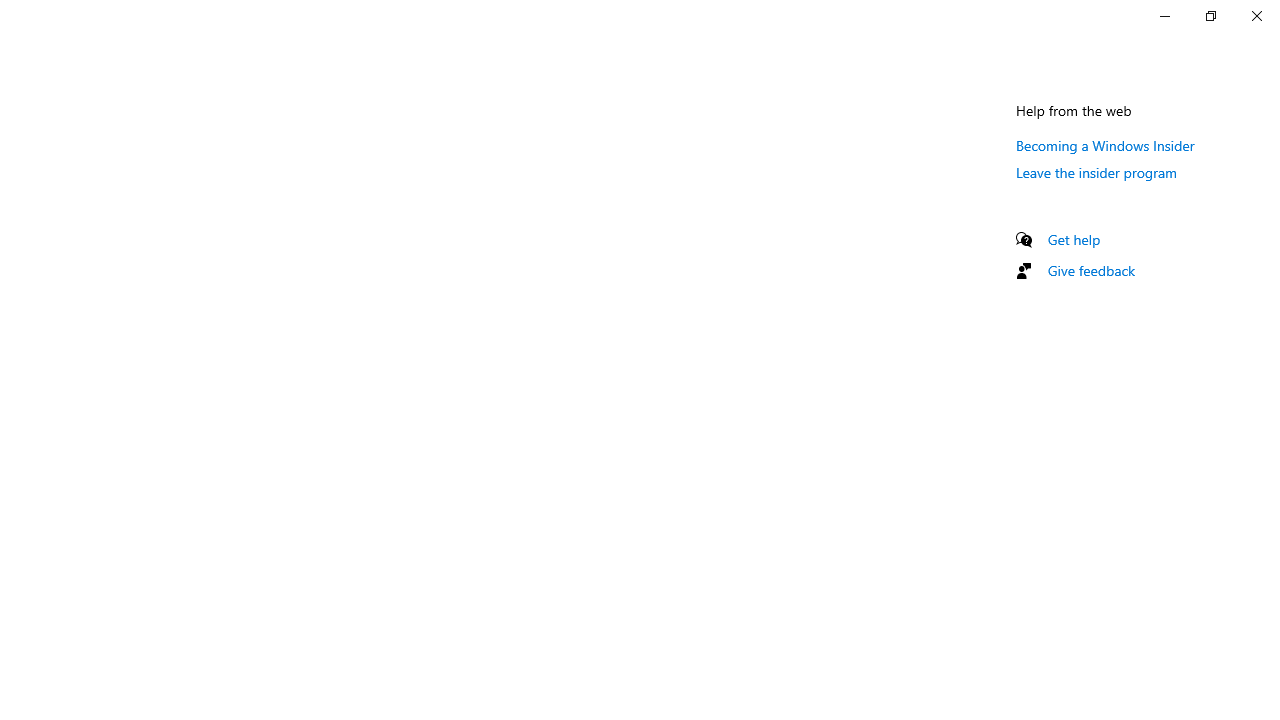 The image size is (1280, 720). I want to click on 'Get help', so click(1073, 238).